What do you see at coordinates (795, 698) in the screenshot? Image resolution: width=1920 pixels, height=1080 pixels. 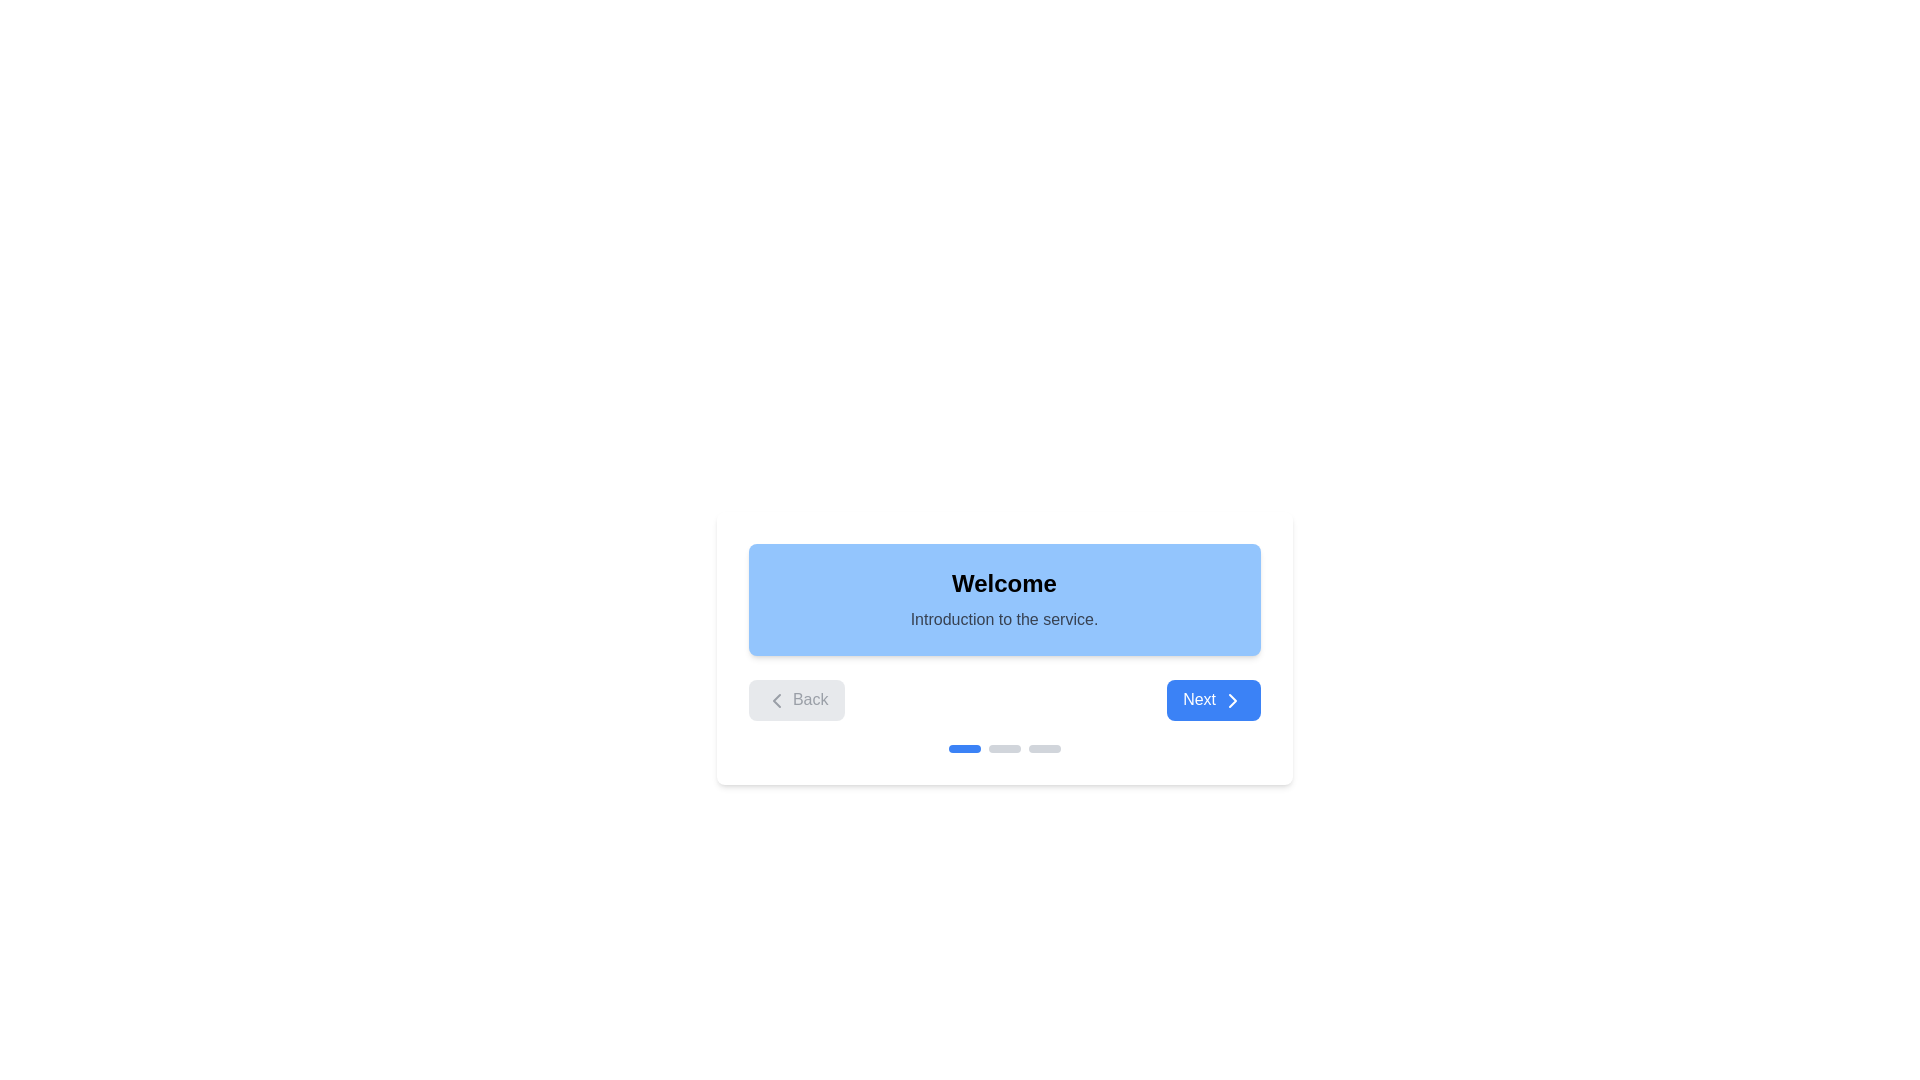 I see `the 'Back' button to navigate to the previous step` at bounding box center [795, 698].